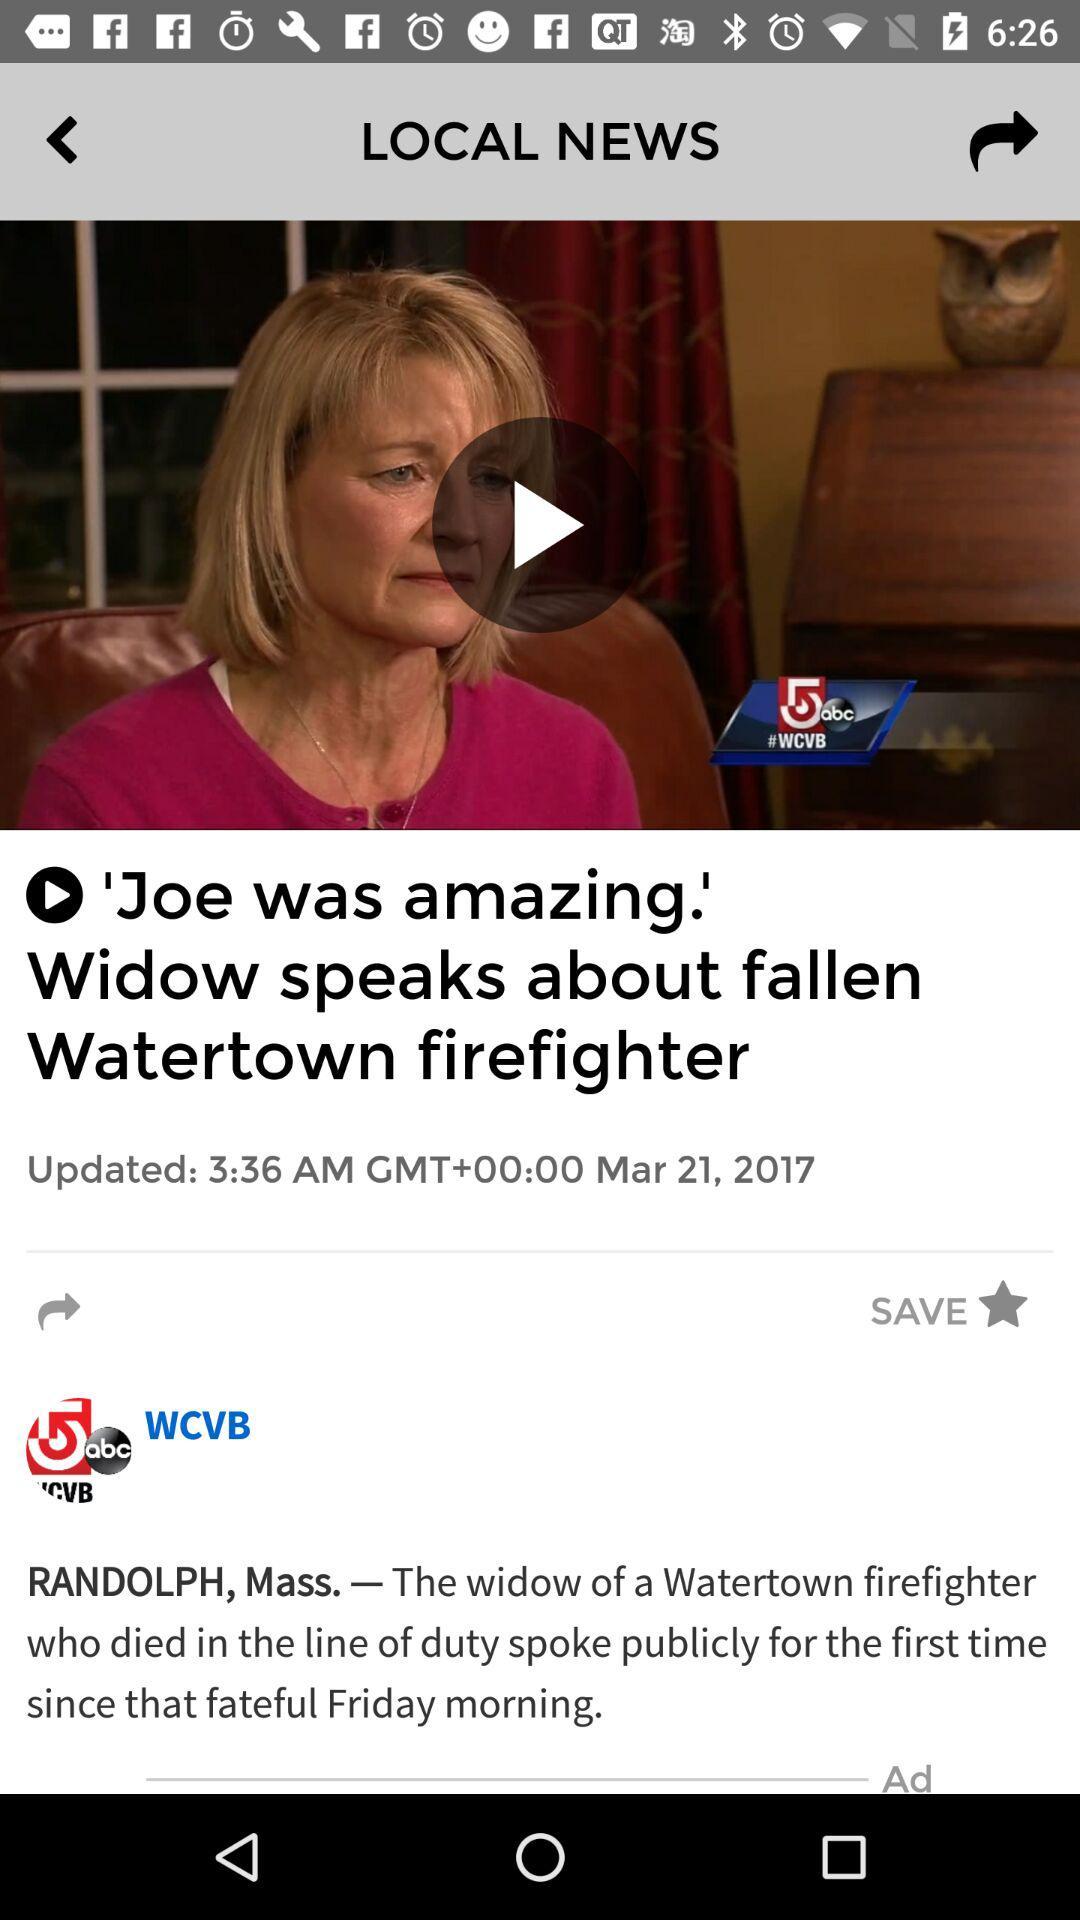 The height and width of the screenshot is (1920, 1080). Describe the element at coordinates (1016, 1312) in the screenshot. I see `the item to the right of the save` at that location.